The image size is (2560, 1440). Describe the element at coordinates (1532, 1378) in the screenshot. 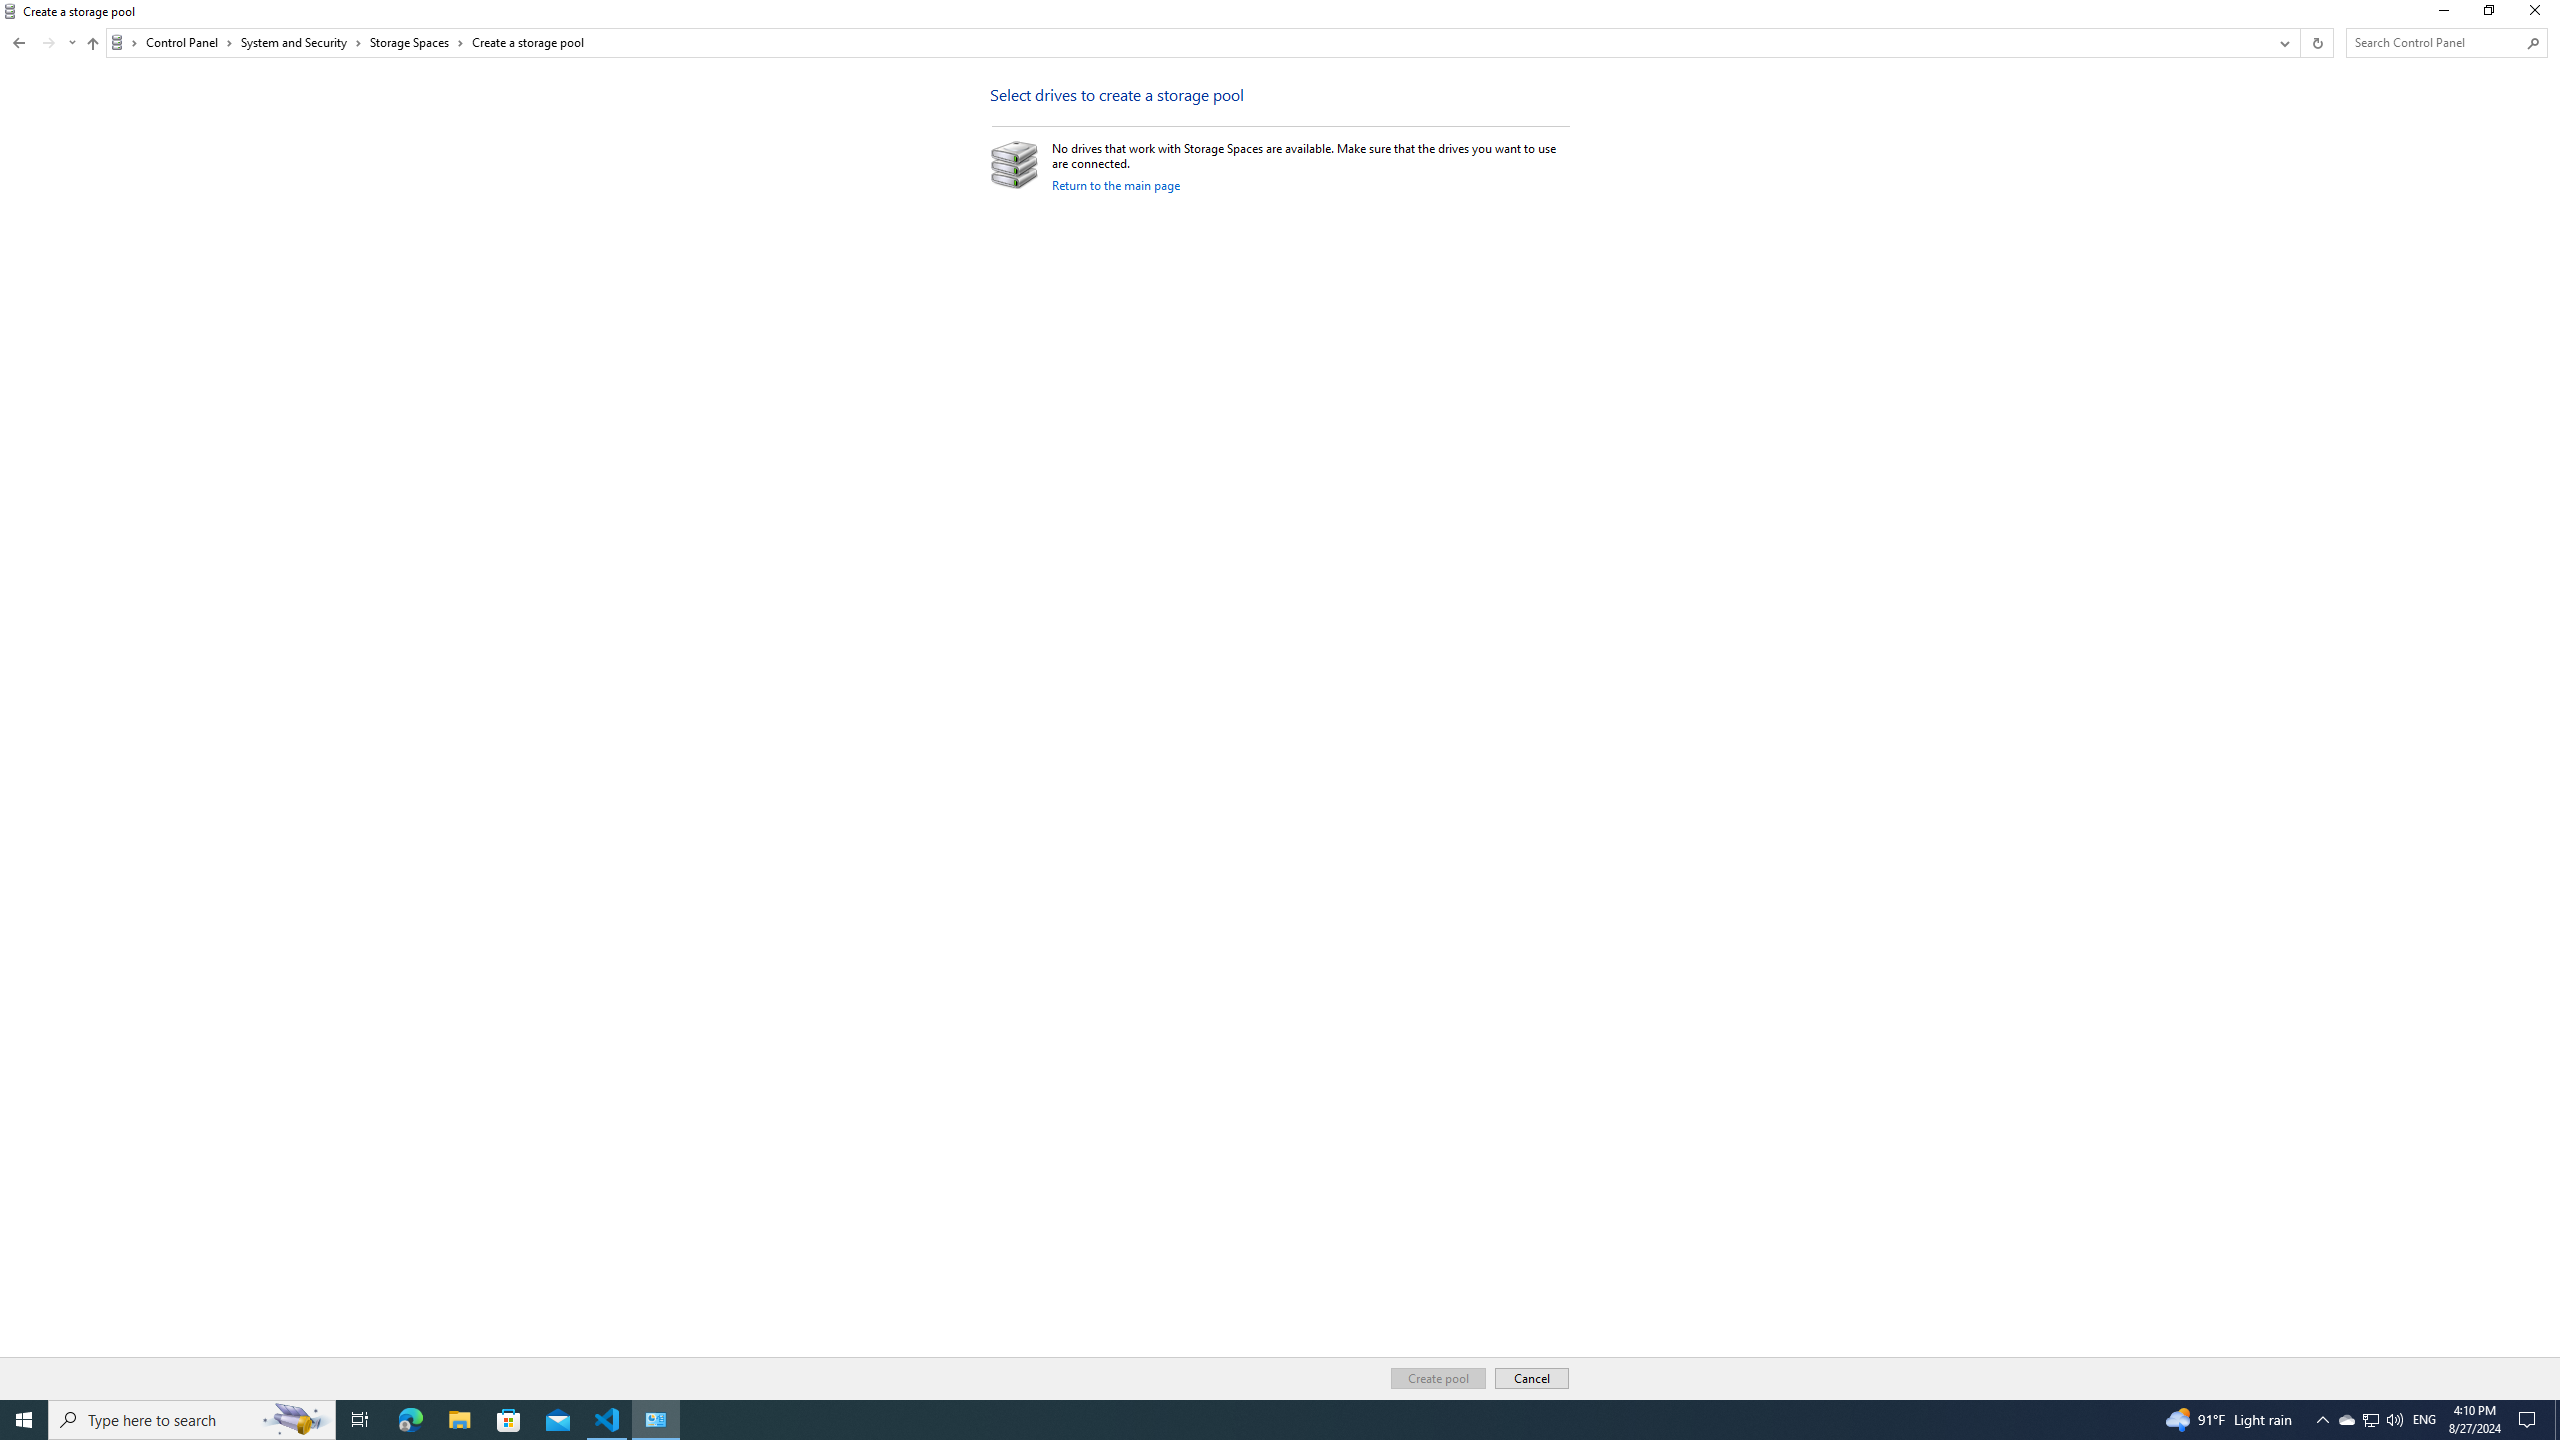

I see `'Cancel'` at that location.